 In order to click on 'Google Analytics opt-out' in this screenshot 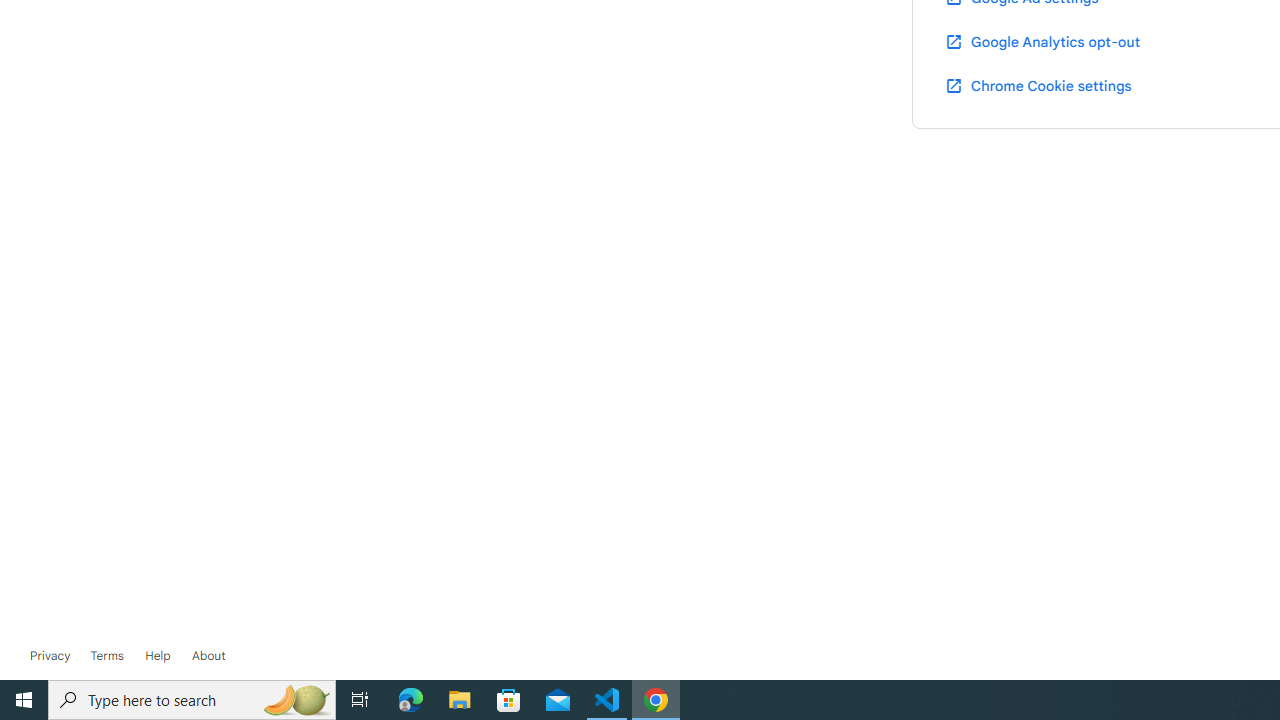, I will do `click(1040, 41)`.